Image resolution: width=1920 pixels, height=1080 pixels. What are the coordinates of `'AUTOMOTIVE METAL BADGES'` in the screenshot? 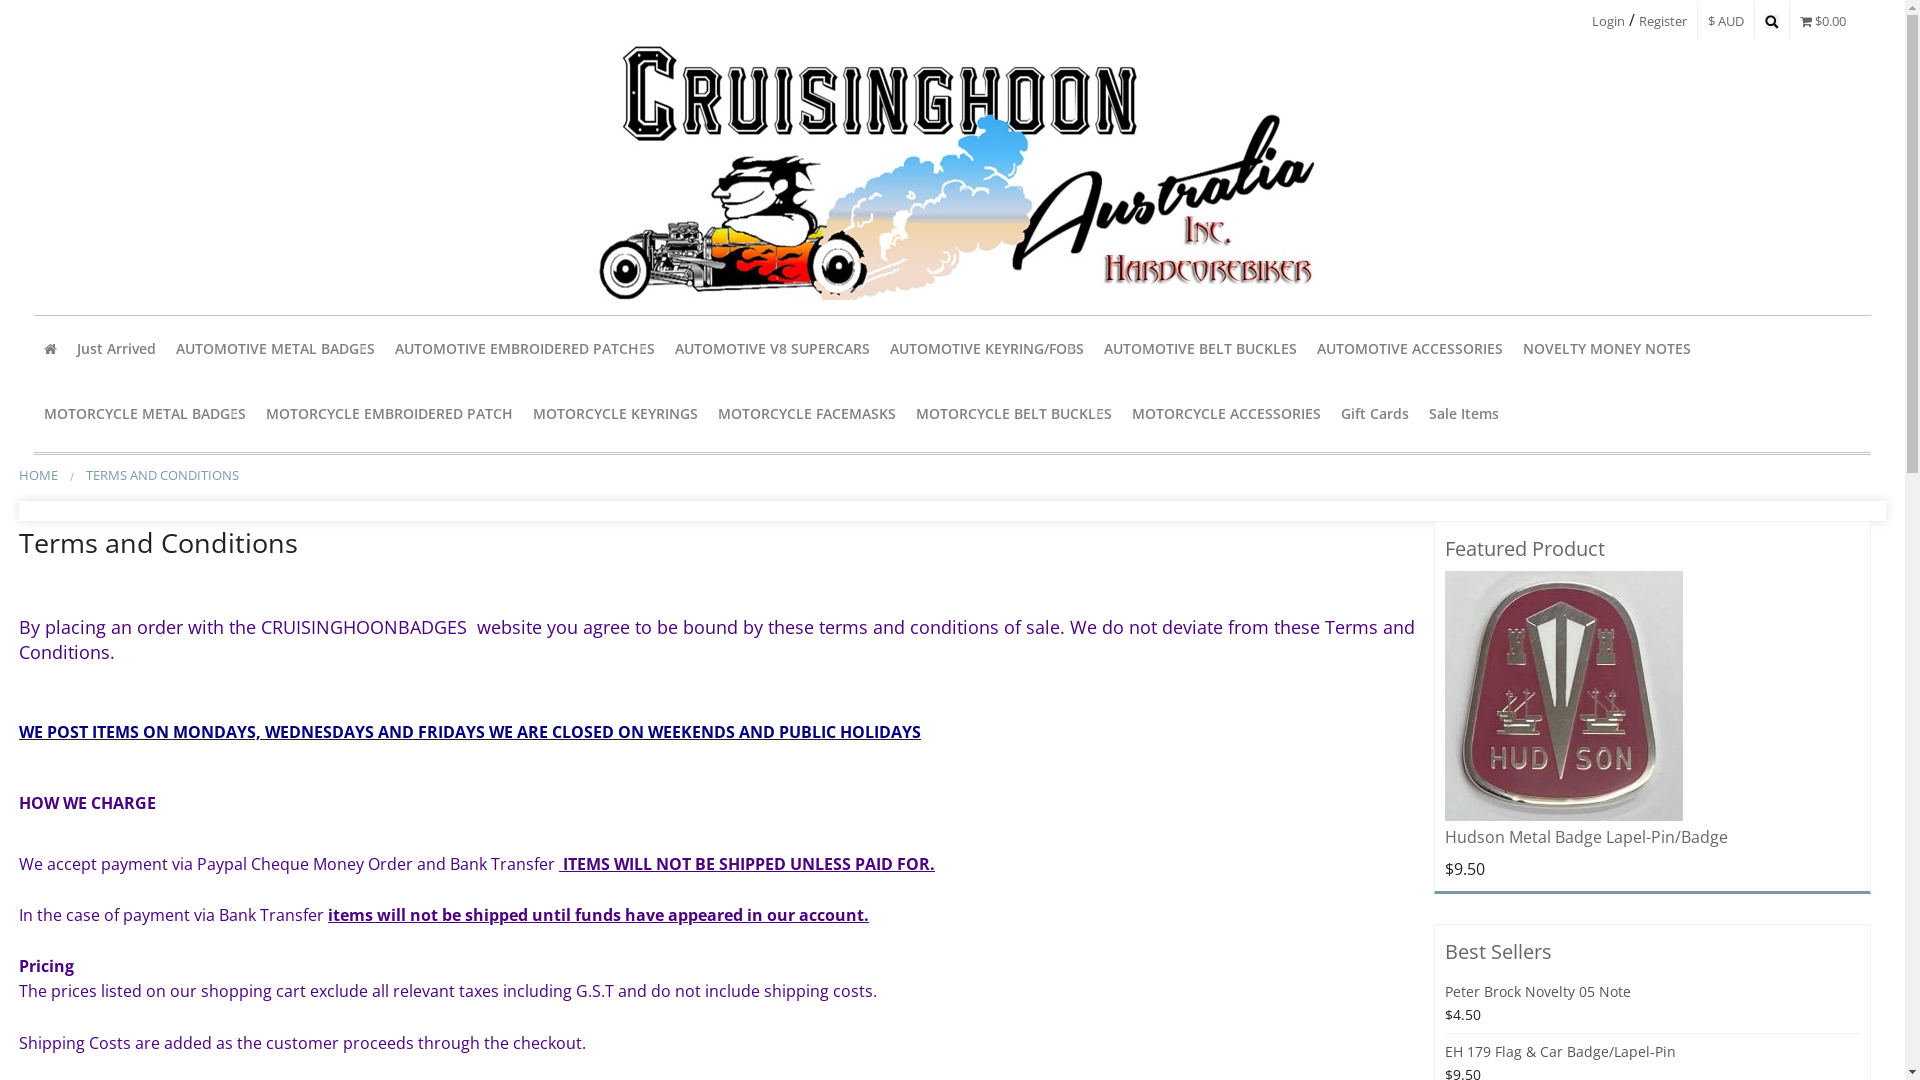 It's located at (274, 347).